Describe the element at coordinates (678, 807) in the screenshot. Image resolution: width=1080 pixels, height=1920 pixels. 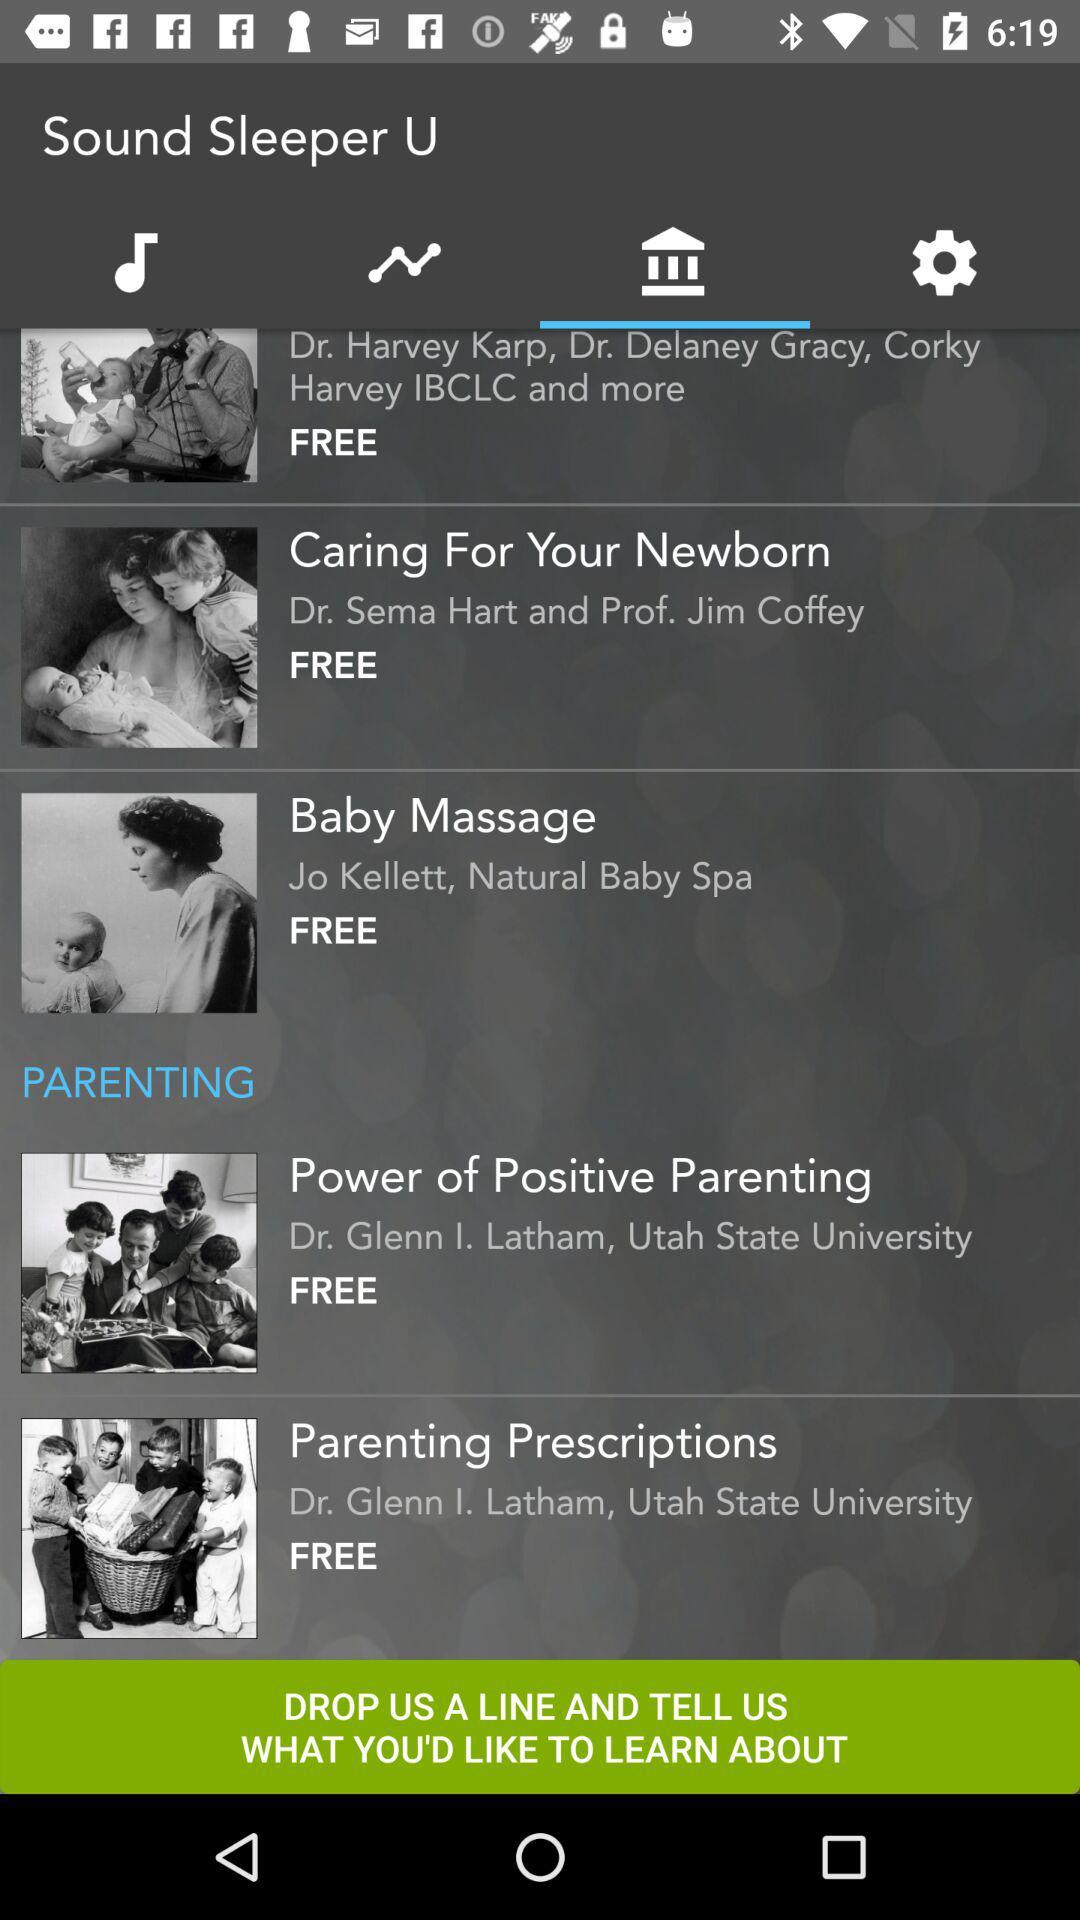
I see `baby massage` at that location.